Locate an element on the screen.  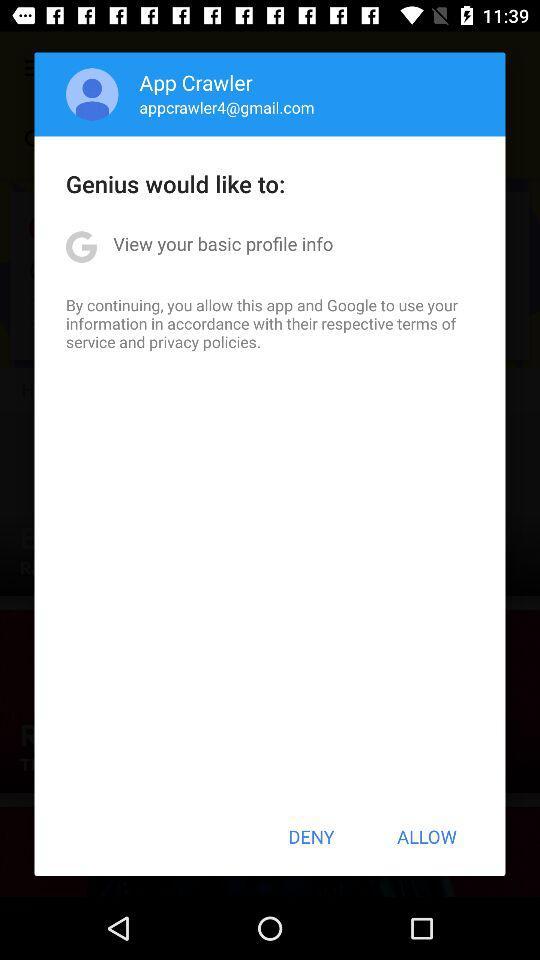
icon above genius would like icon is located at coordinates (91, 94).